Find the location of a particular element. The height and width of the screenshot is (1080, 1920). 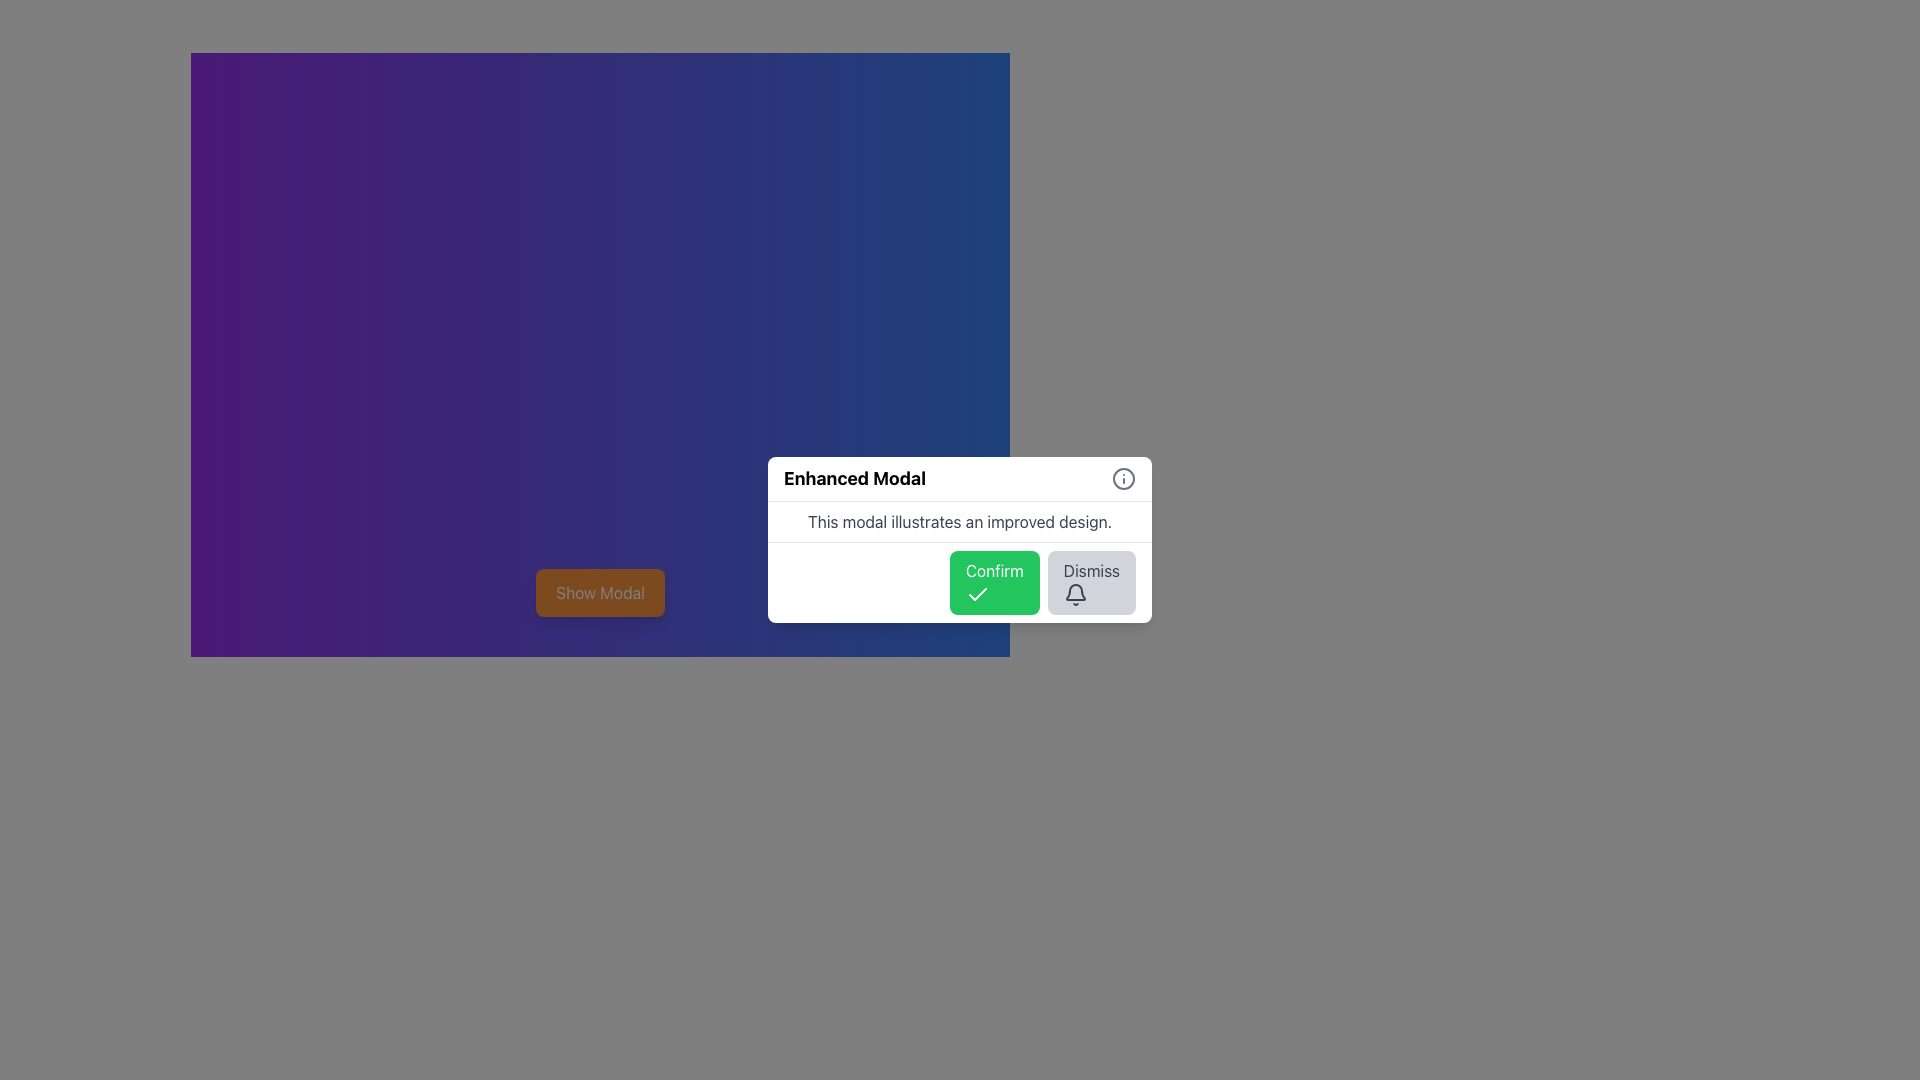

the text block reading 'This modal illustrates an improved design.' which is styled in gray against a white background, located centrally within the modal dialog interface is located at coordinates (960, 520).